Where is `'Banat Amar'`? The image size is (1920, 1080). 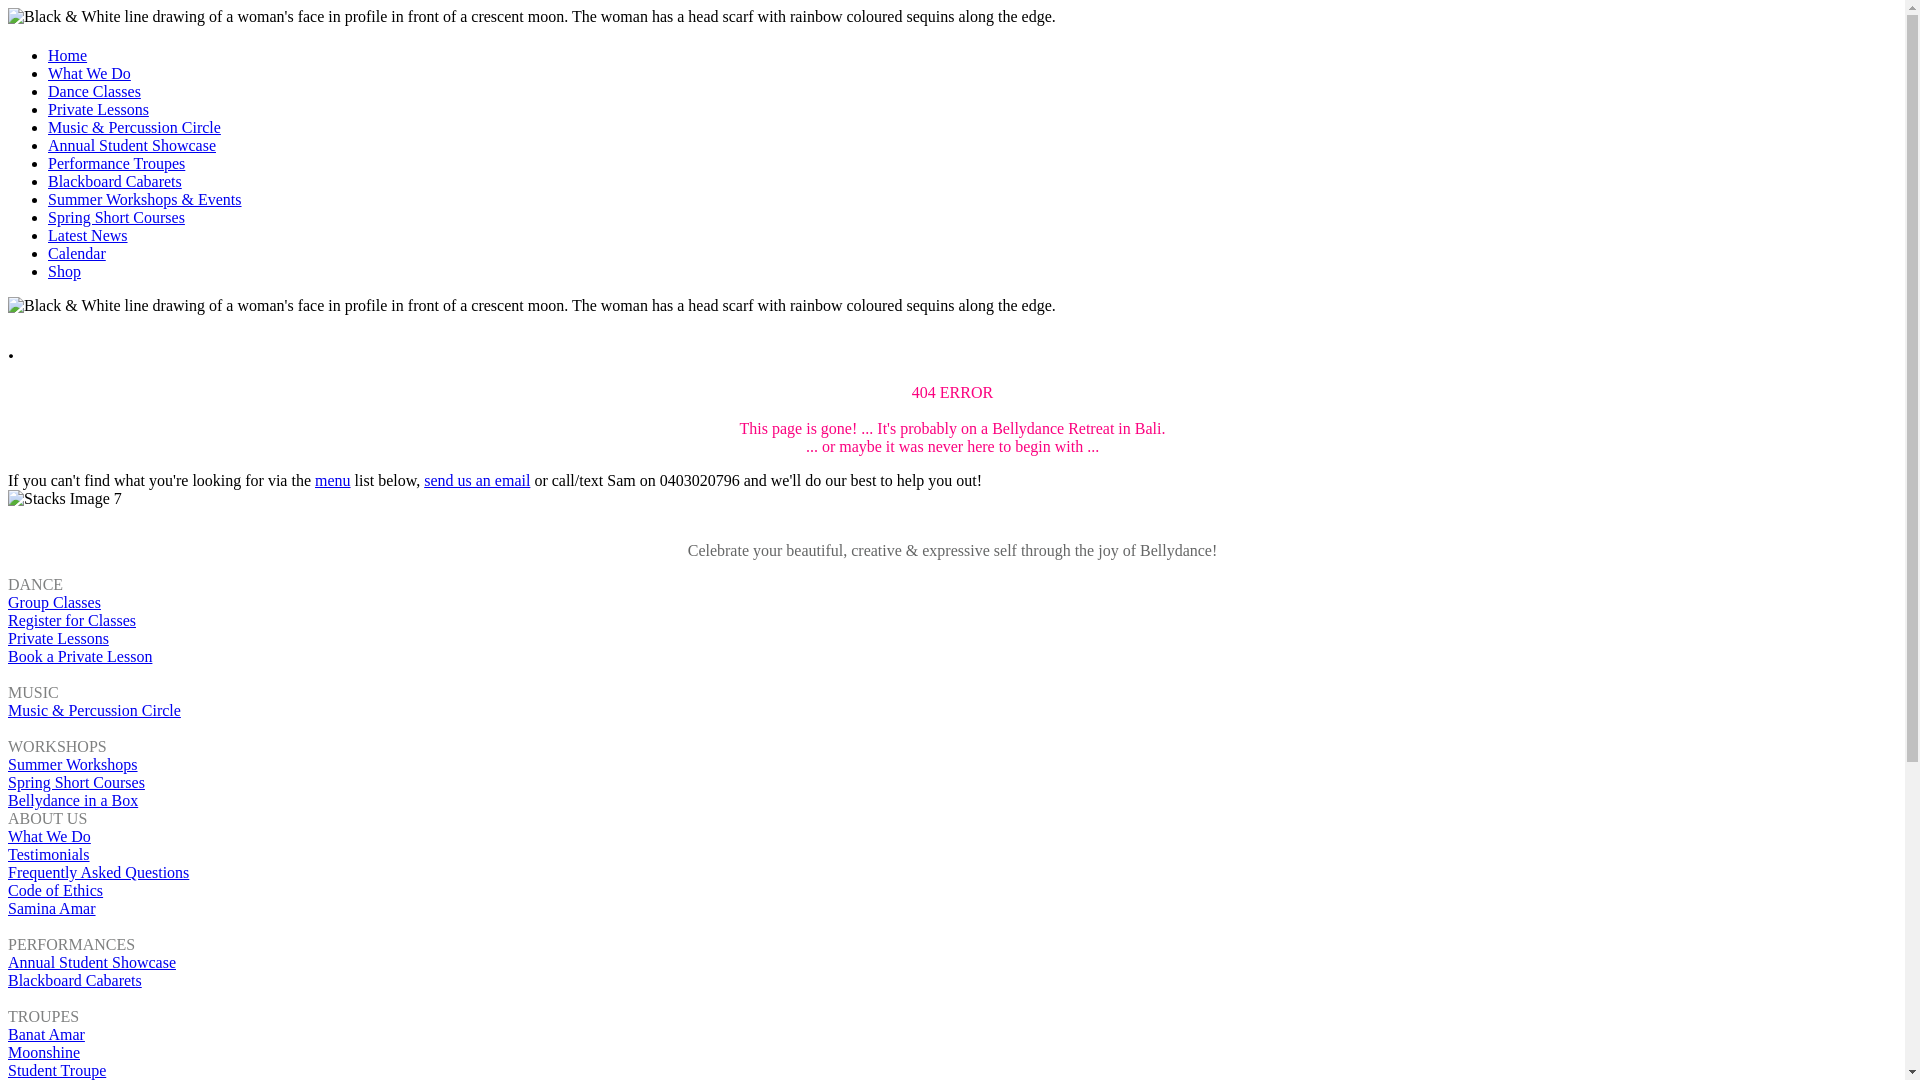 'Banat Amar' is located at coordinates (46, 1034).